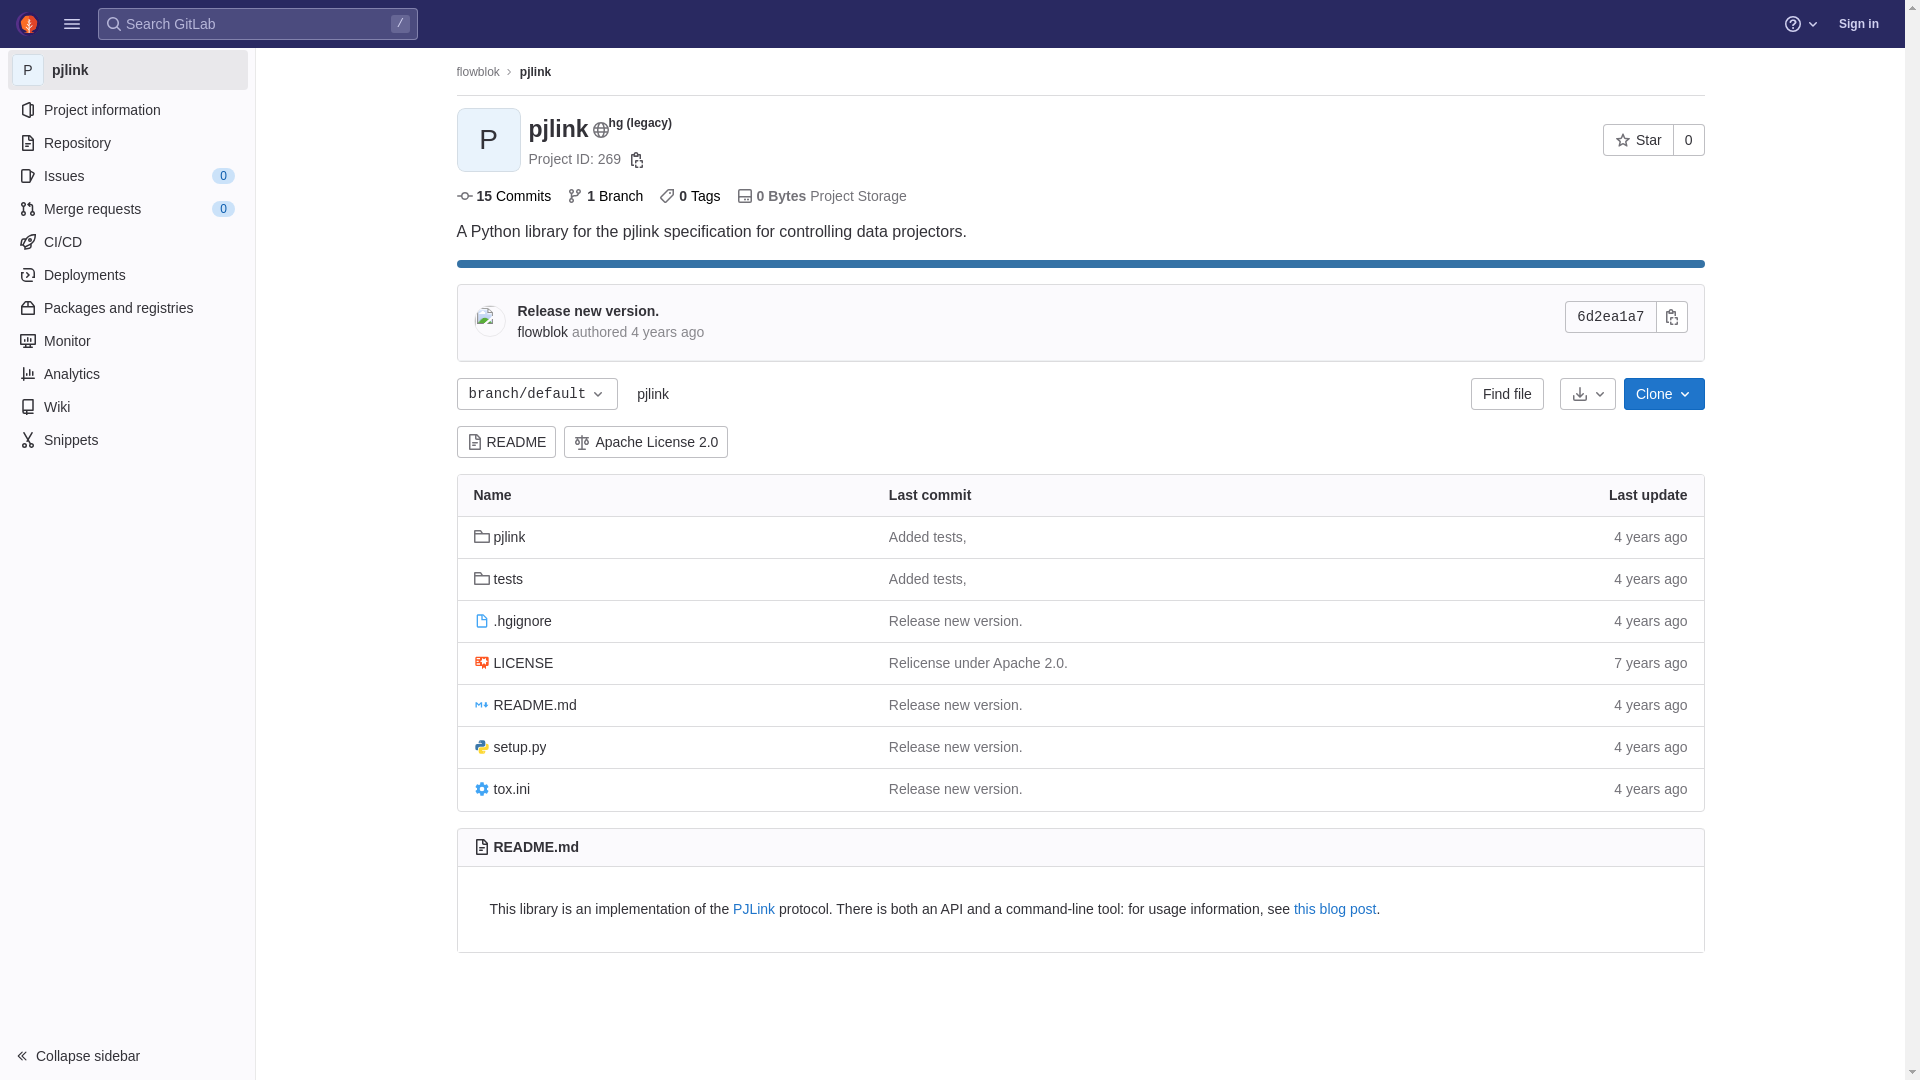 The image size is (1920, 1080). I want to click on 'tox.ini', so click(502, 788).